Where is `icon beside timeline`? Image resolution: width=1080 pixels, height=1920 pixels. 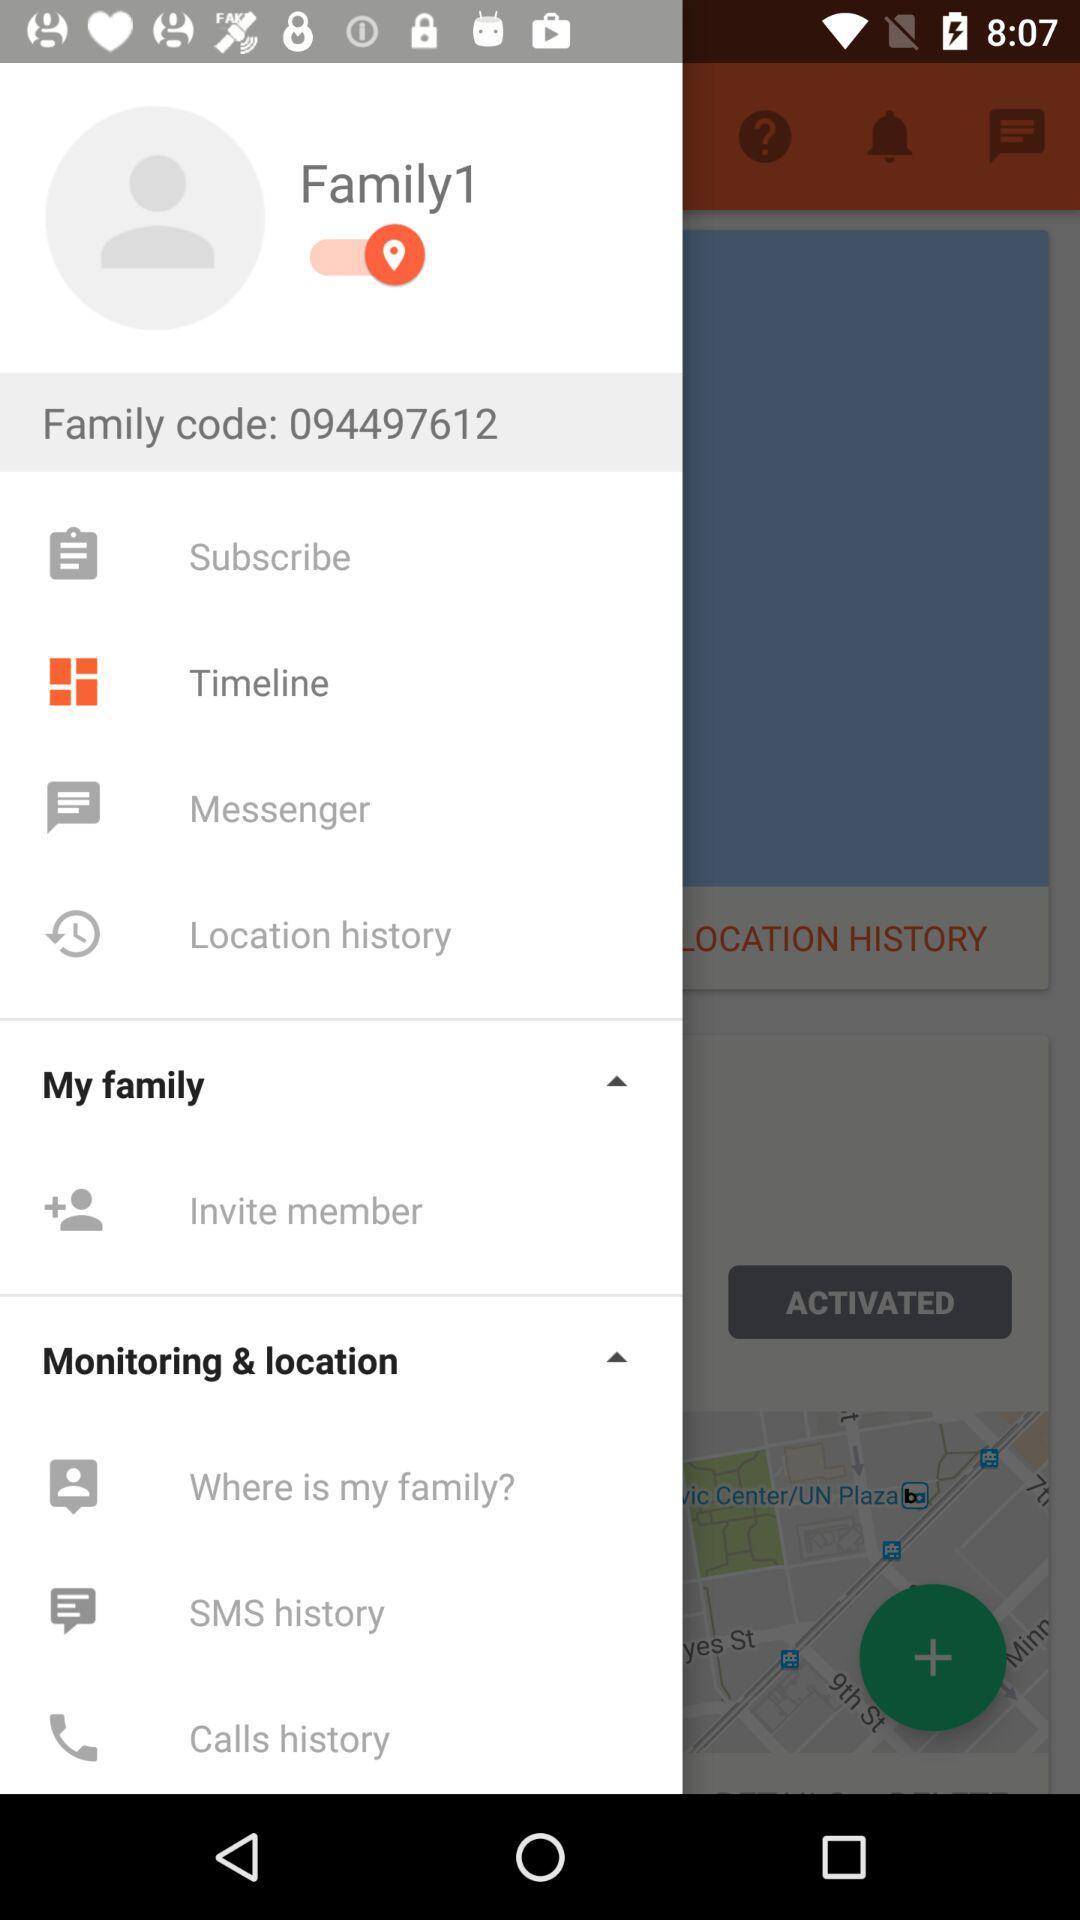
icon beside timeline is located at coordinates (72, 681).